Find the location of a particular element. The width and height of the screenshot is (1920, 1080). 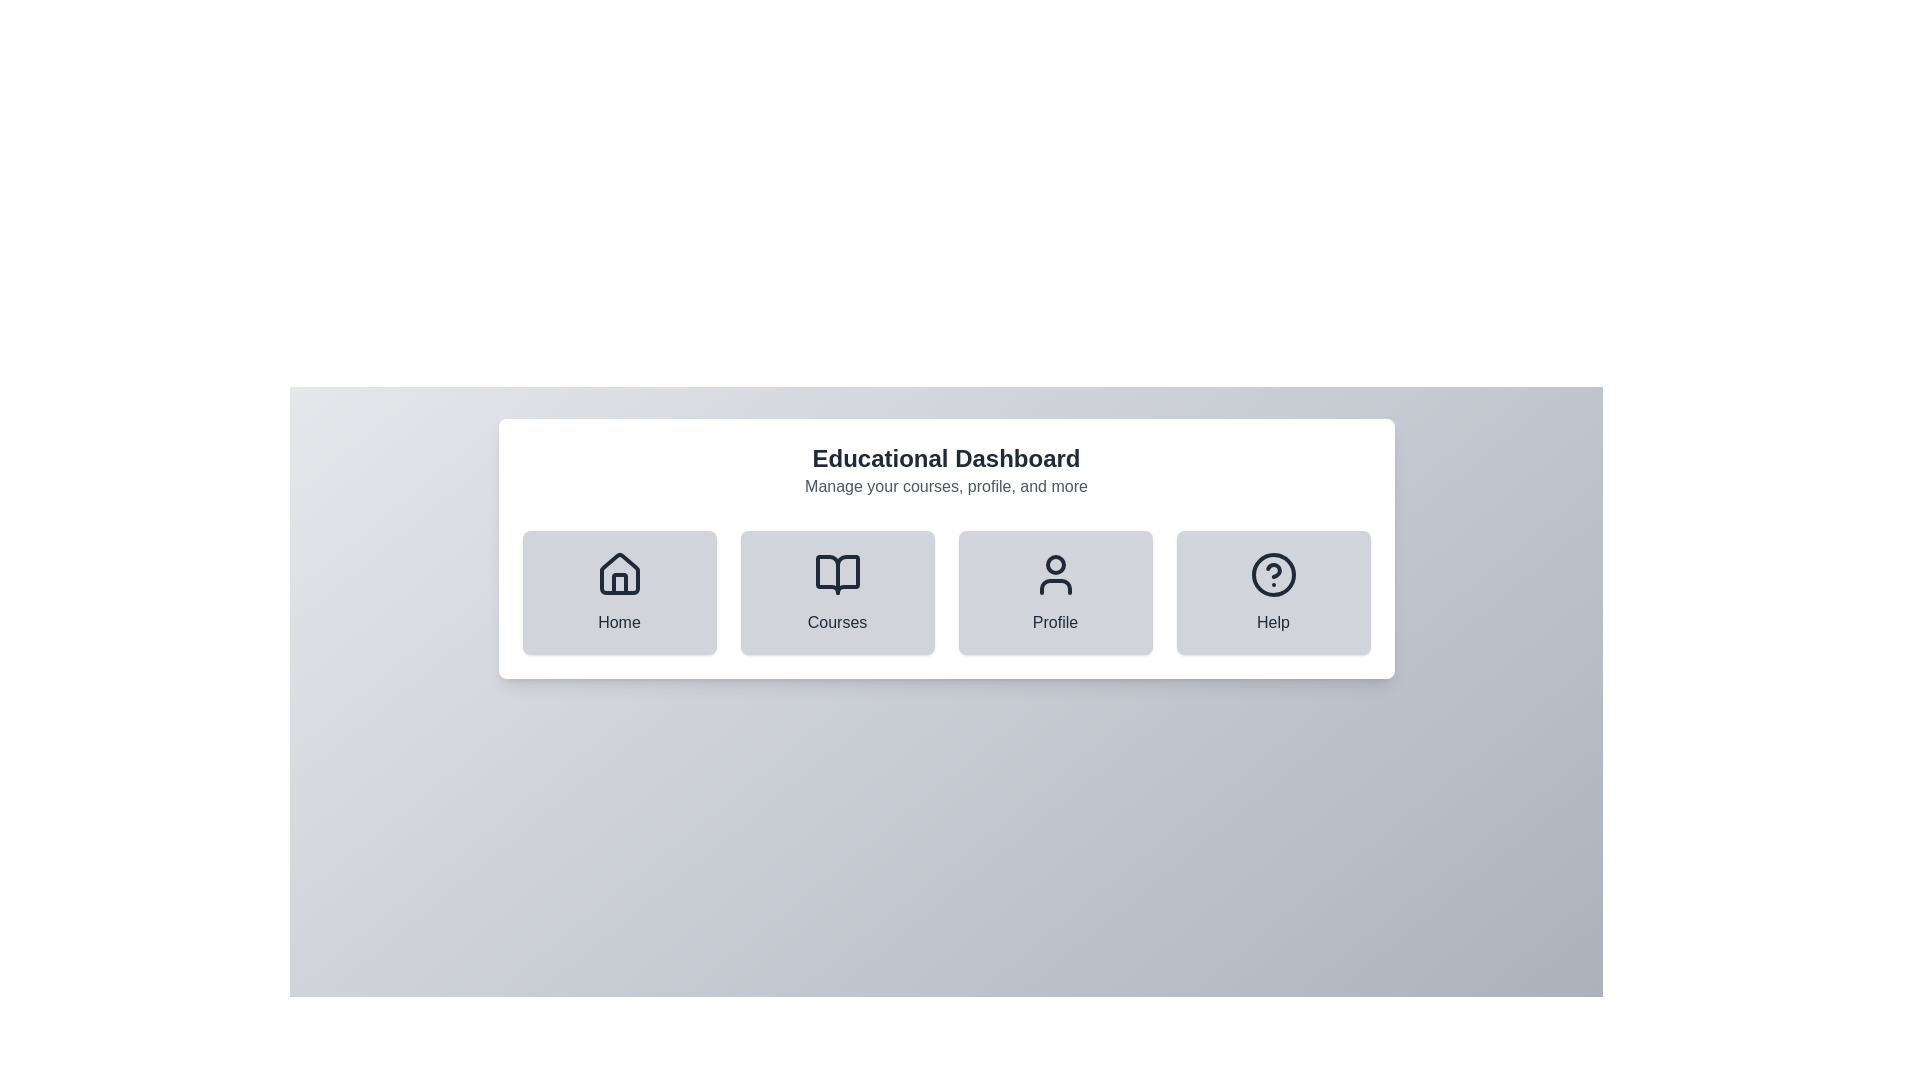

the static text element that serves as a descriptive subtitle for the 'Educational Dashboard', located centrally below the title is located at coordinates (945, 486).